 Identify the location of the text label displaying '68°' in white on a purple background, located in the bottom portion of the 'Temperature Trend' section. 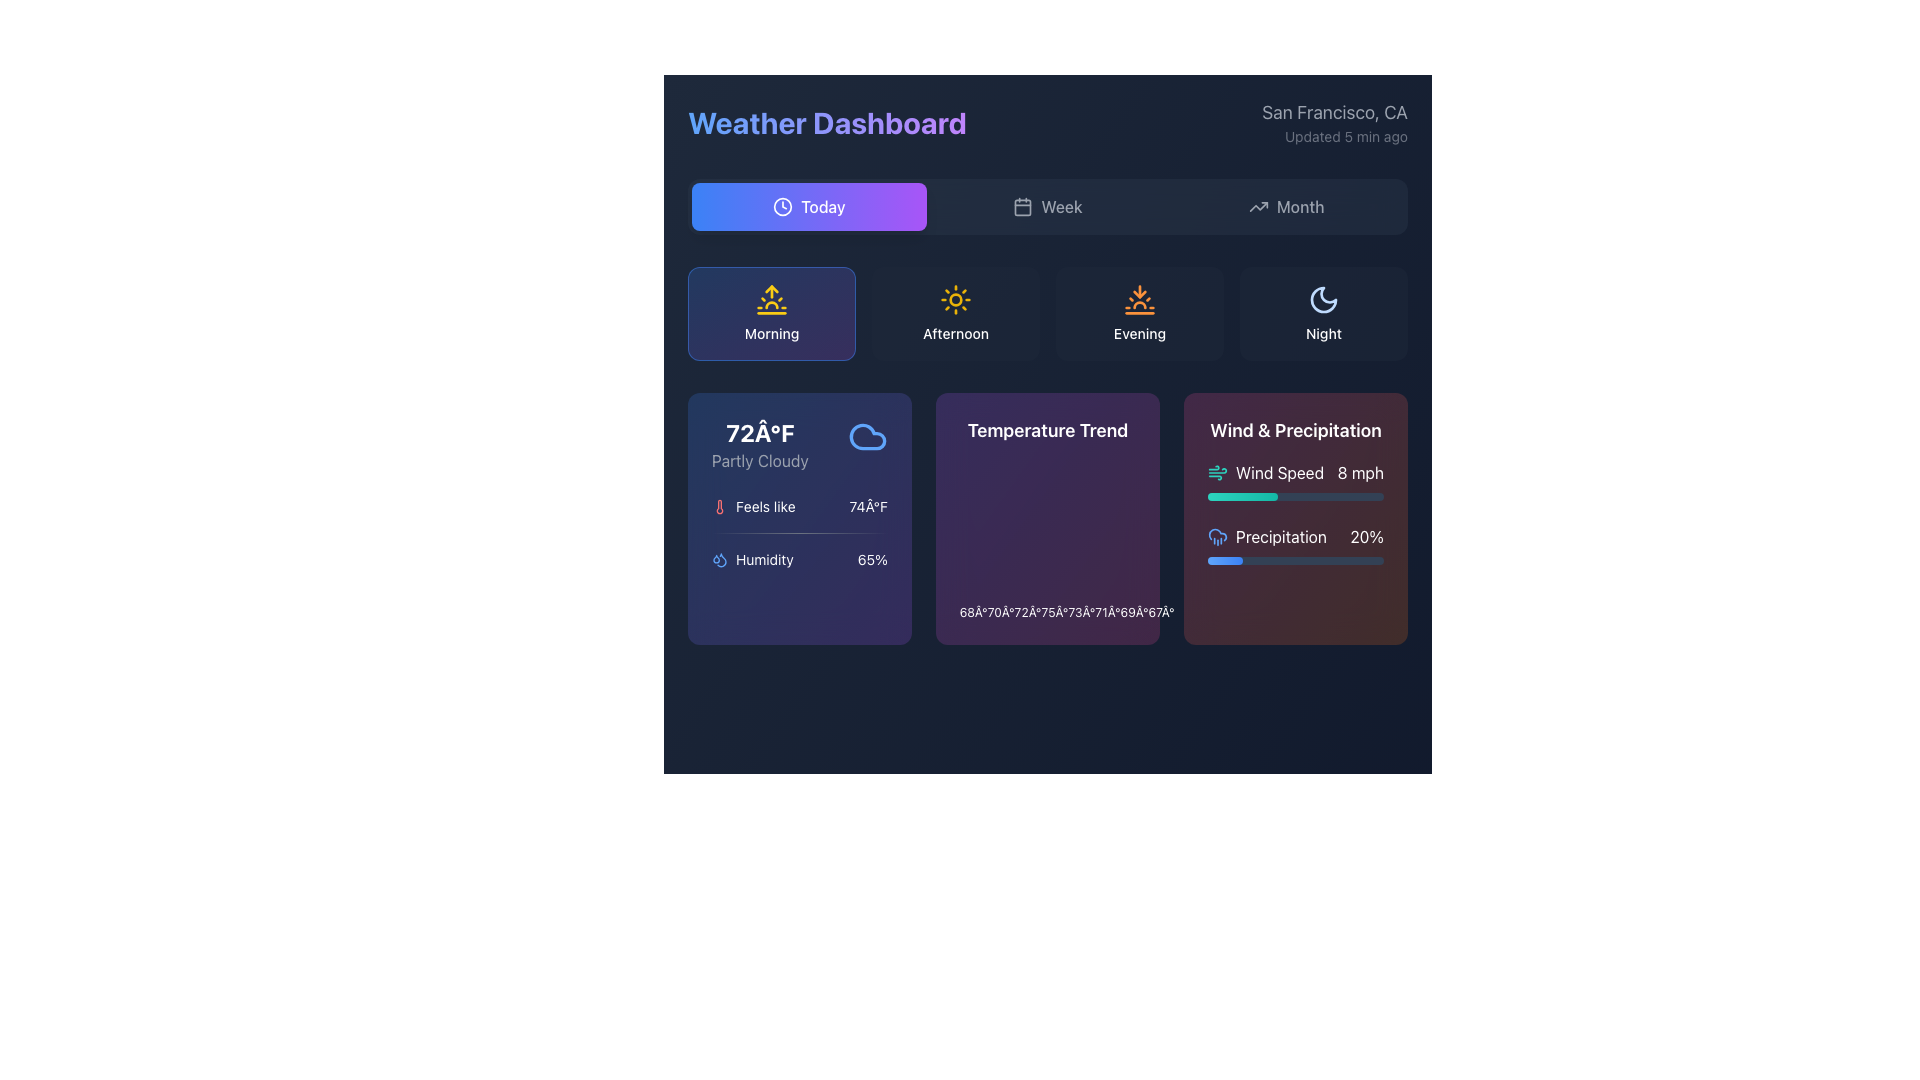
(974, 612).